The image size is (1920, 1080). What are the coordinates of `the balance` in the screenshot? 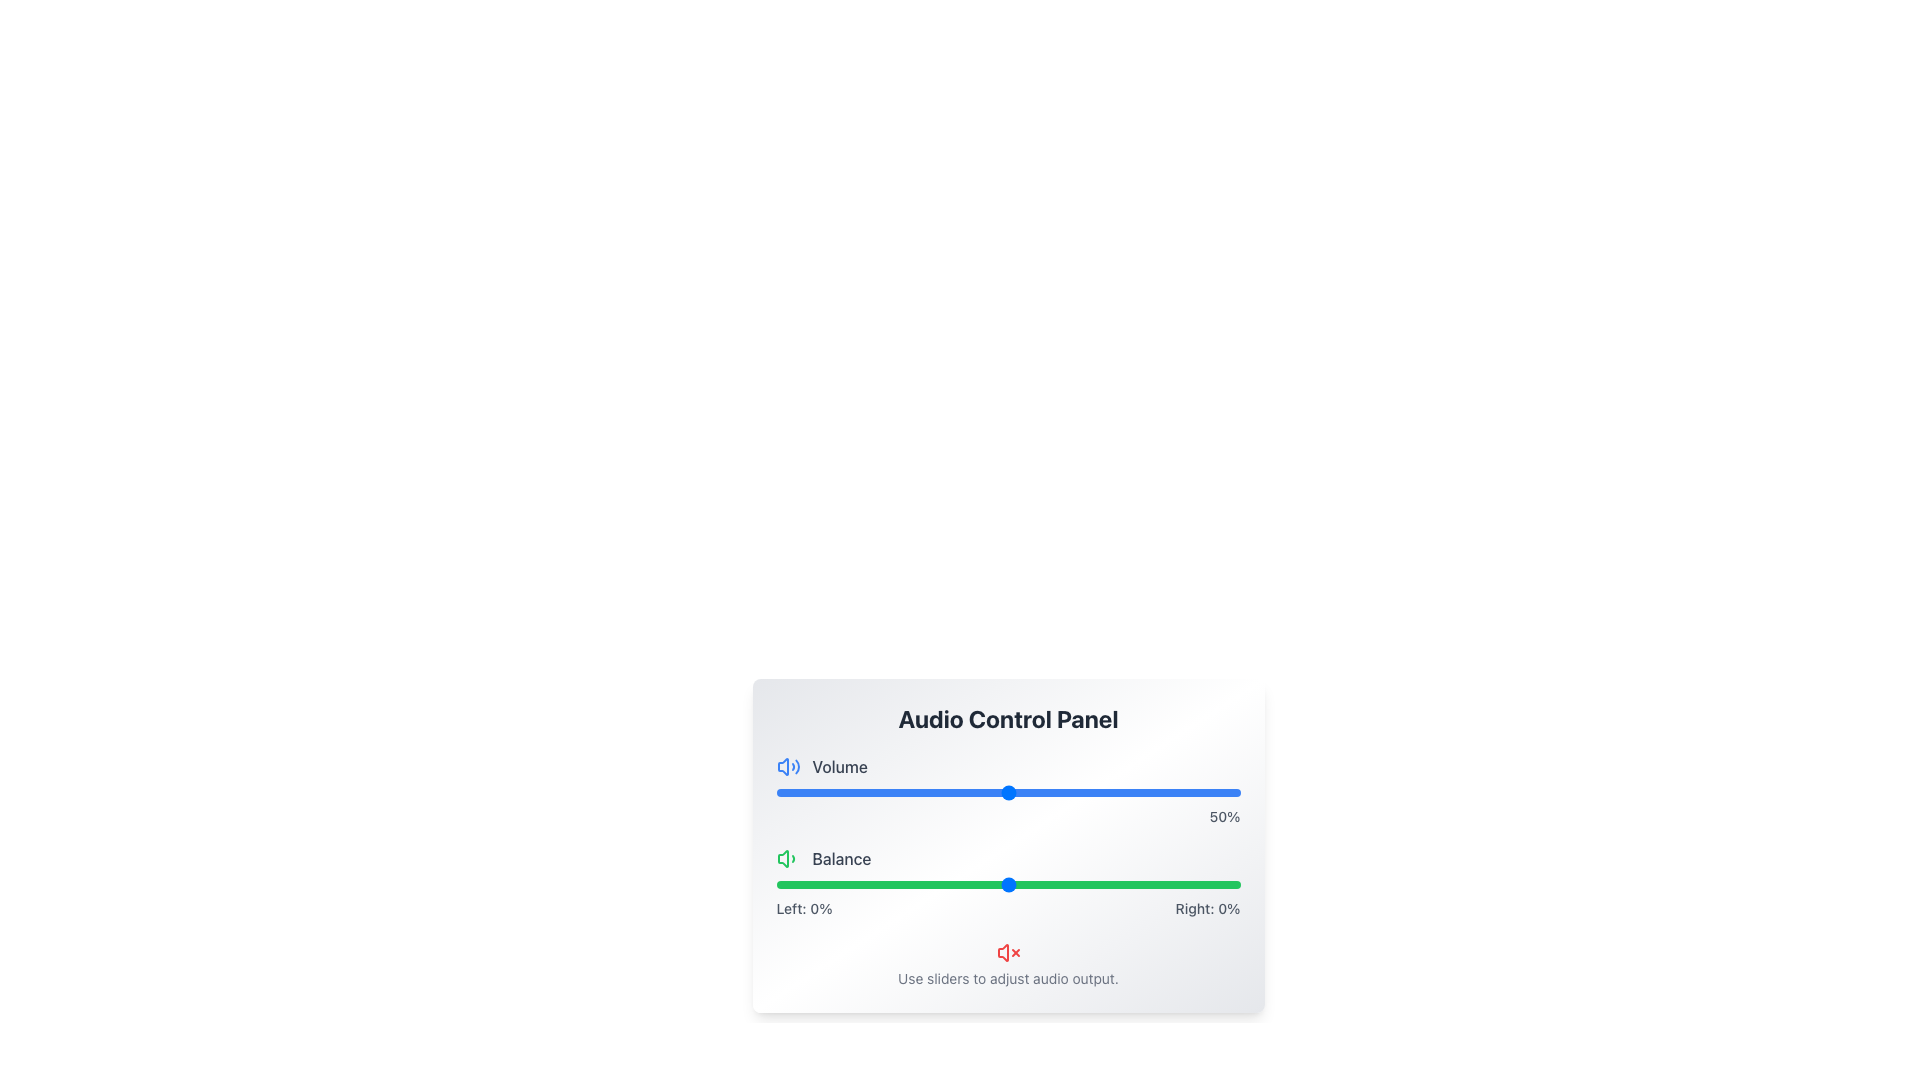 It's located at (905, 883).